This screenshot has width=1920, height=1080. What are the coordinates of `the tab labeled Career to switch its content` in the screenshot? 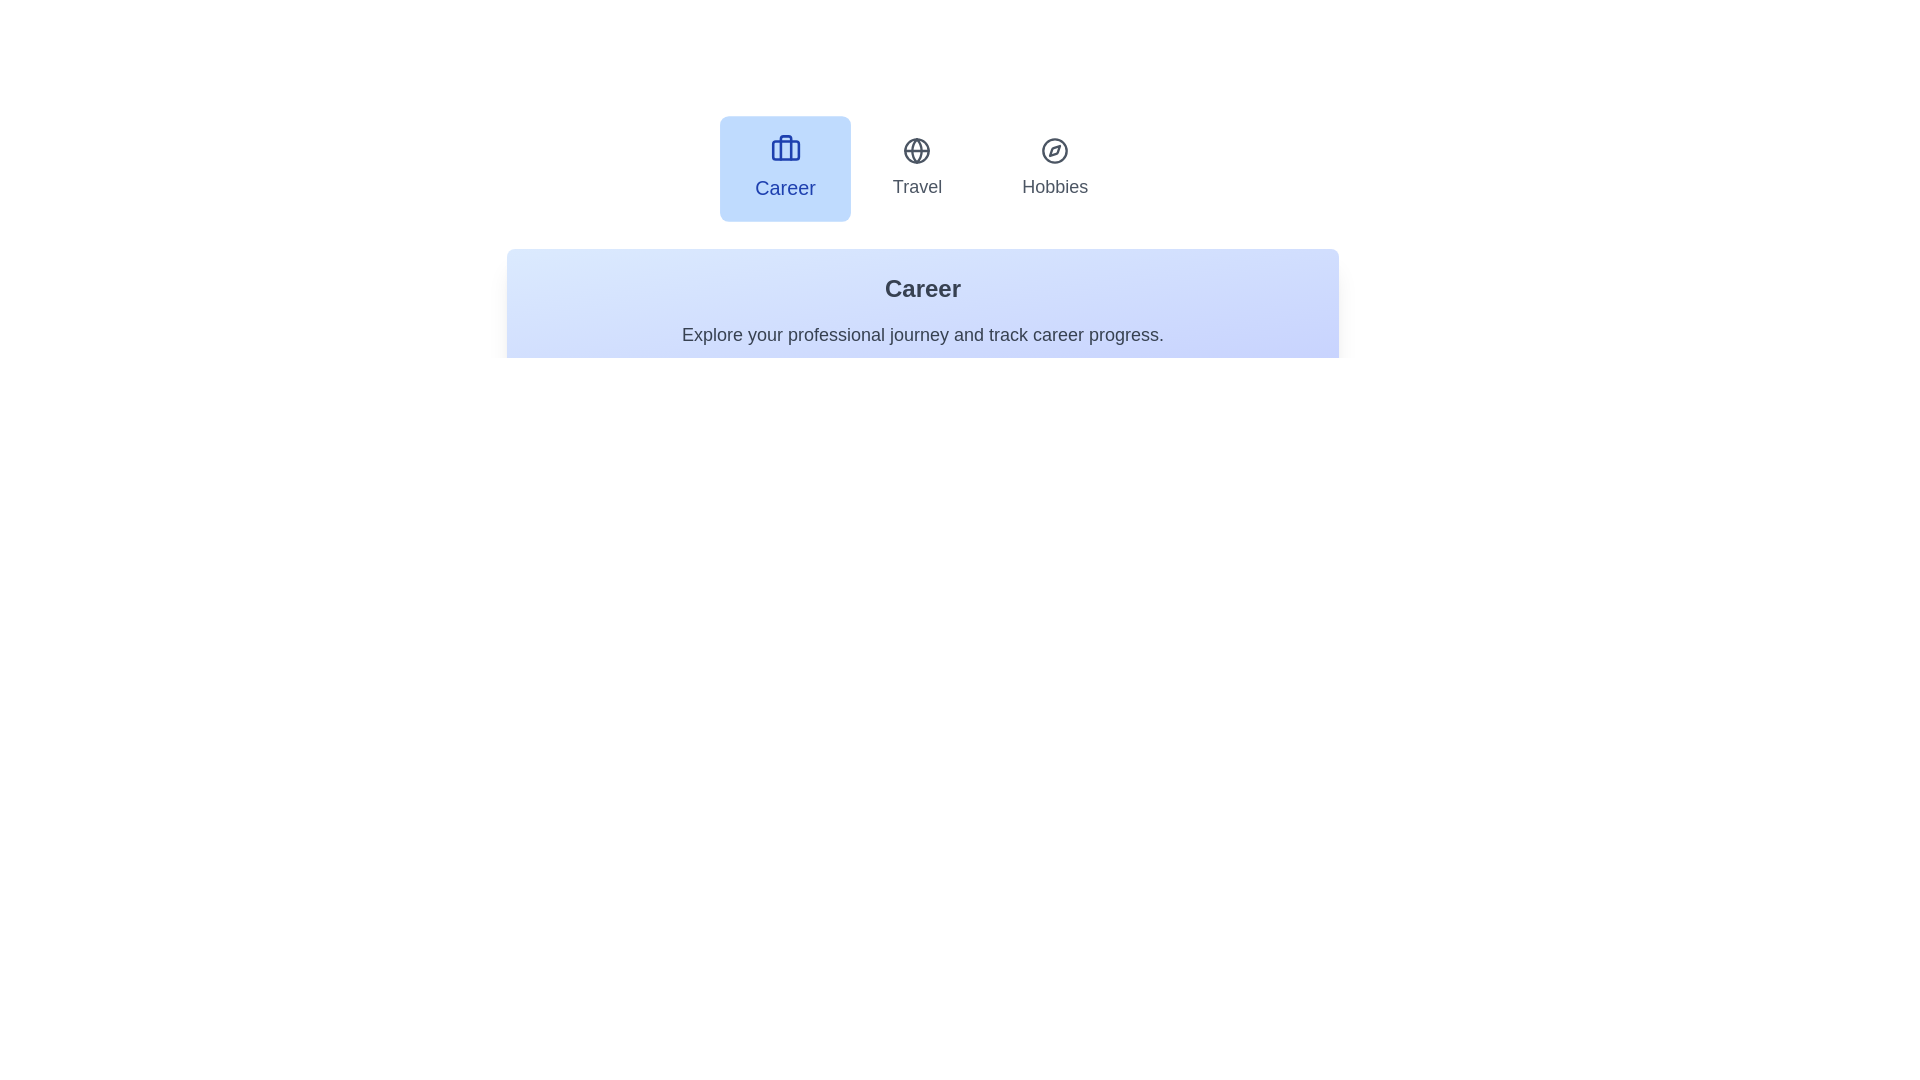 It's located at (784, 168).